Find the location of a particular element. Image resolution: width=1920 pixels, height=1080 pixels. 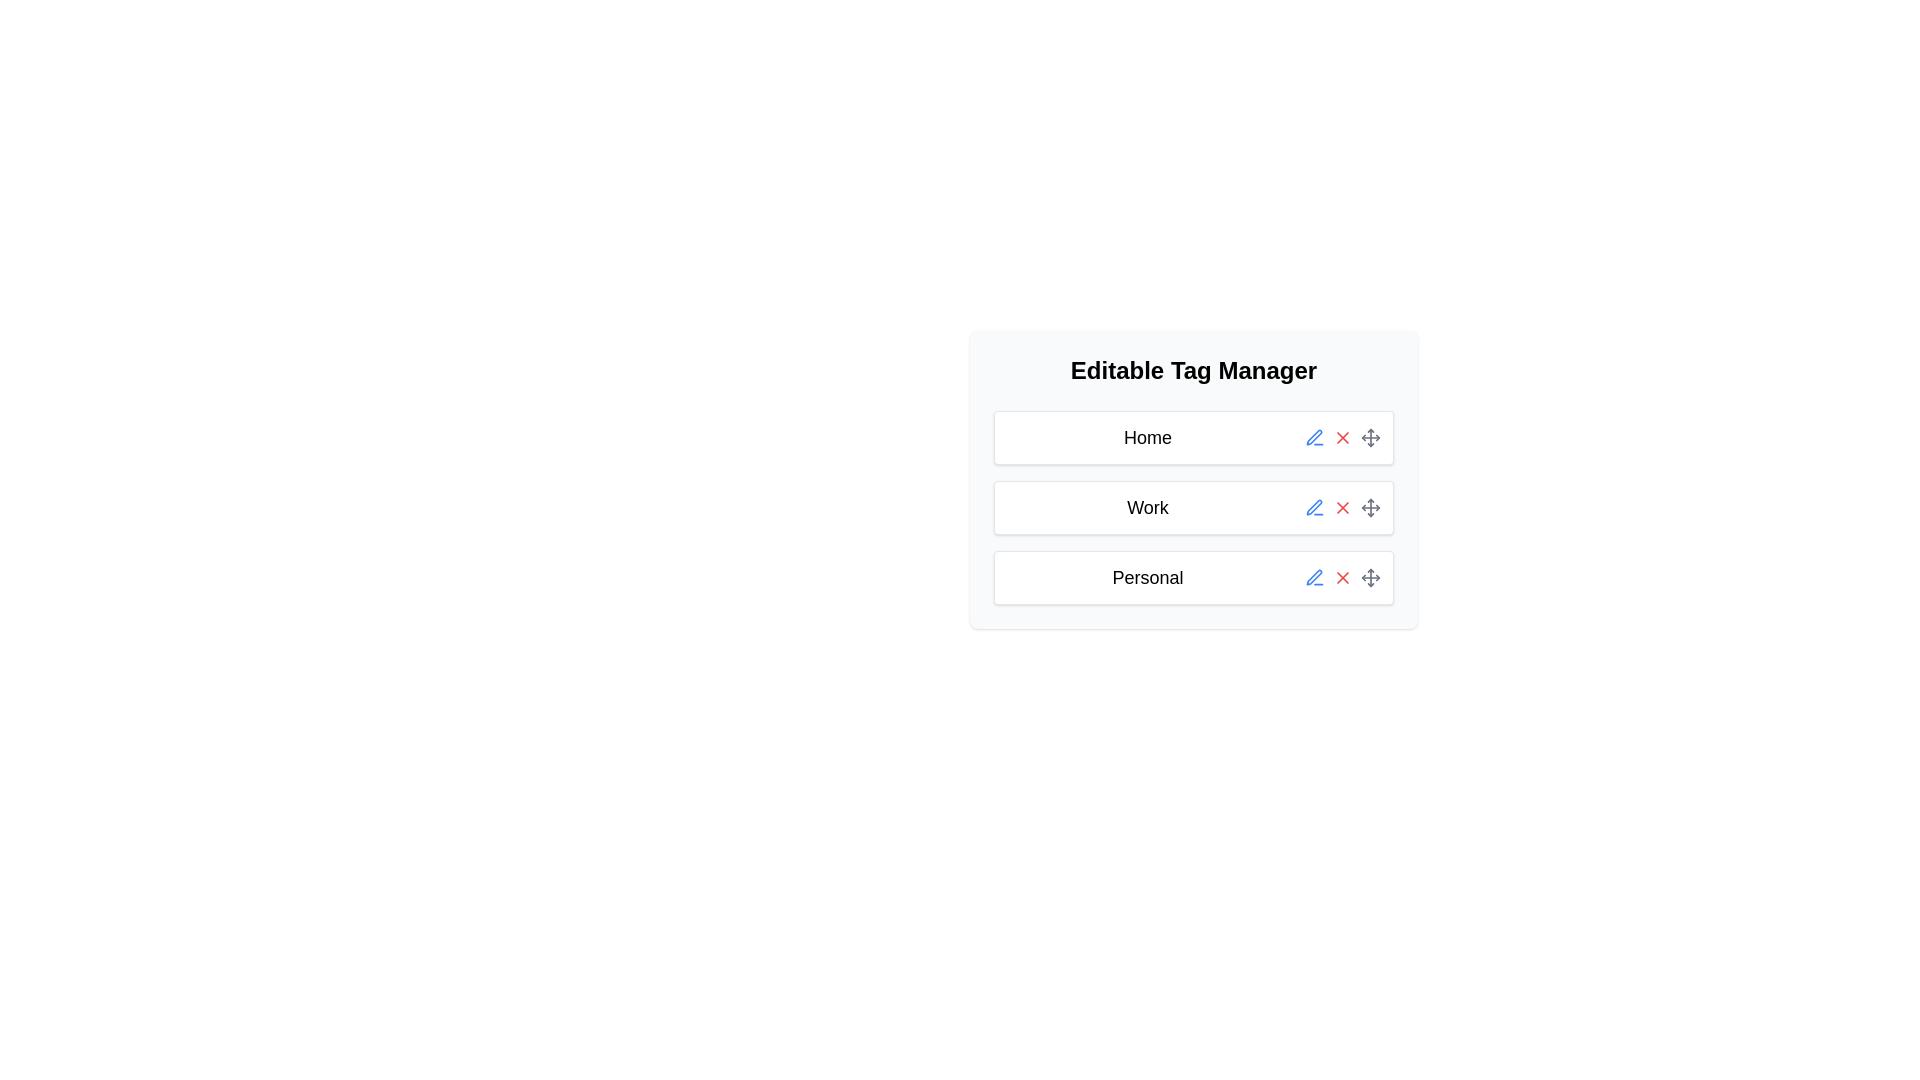

the Move icon located at the right side of the list item labeled 'Work' is located at coordinates (1370, 507).